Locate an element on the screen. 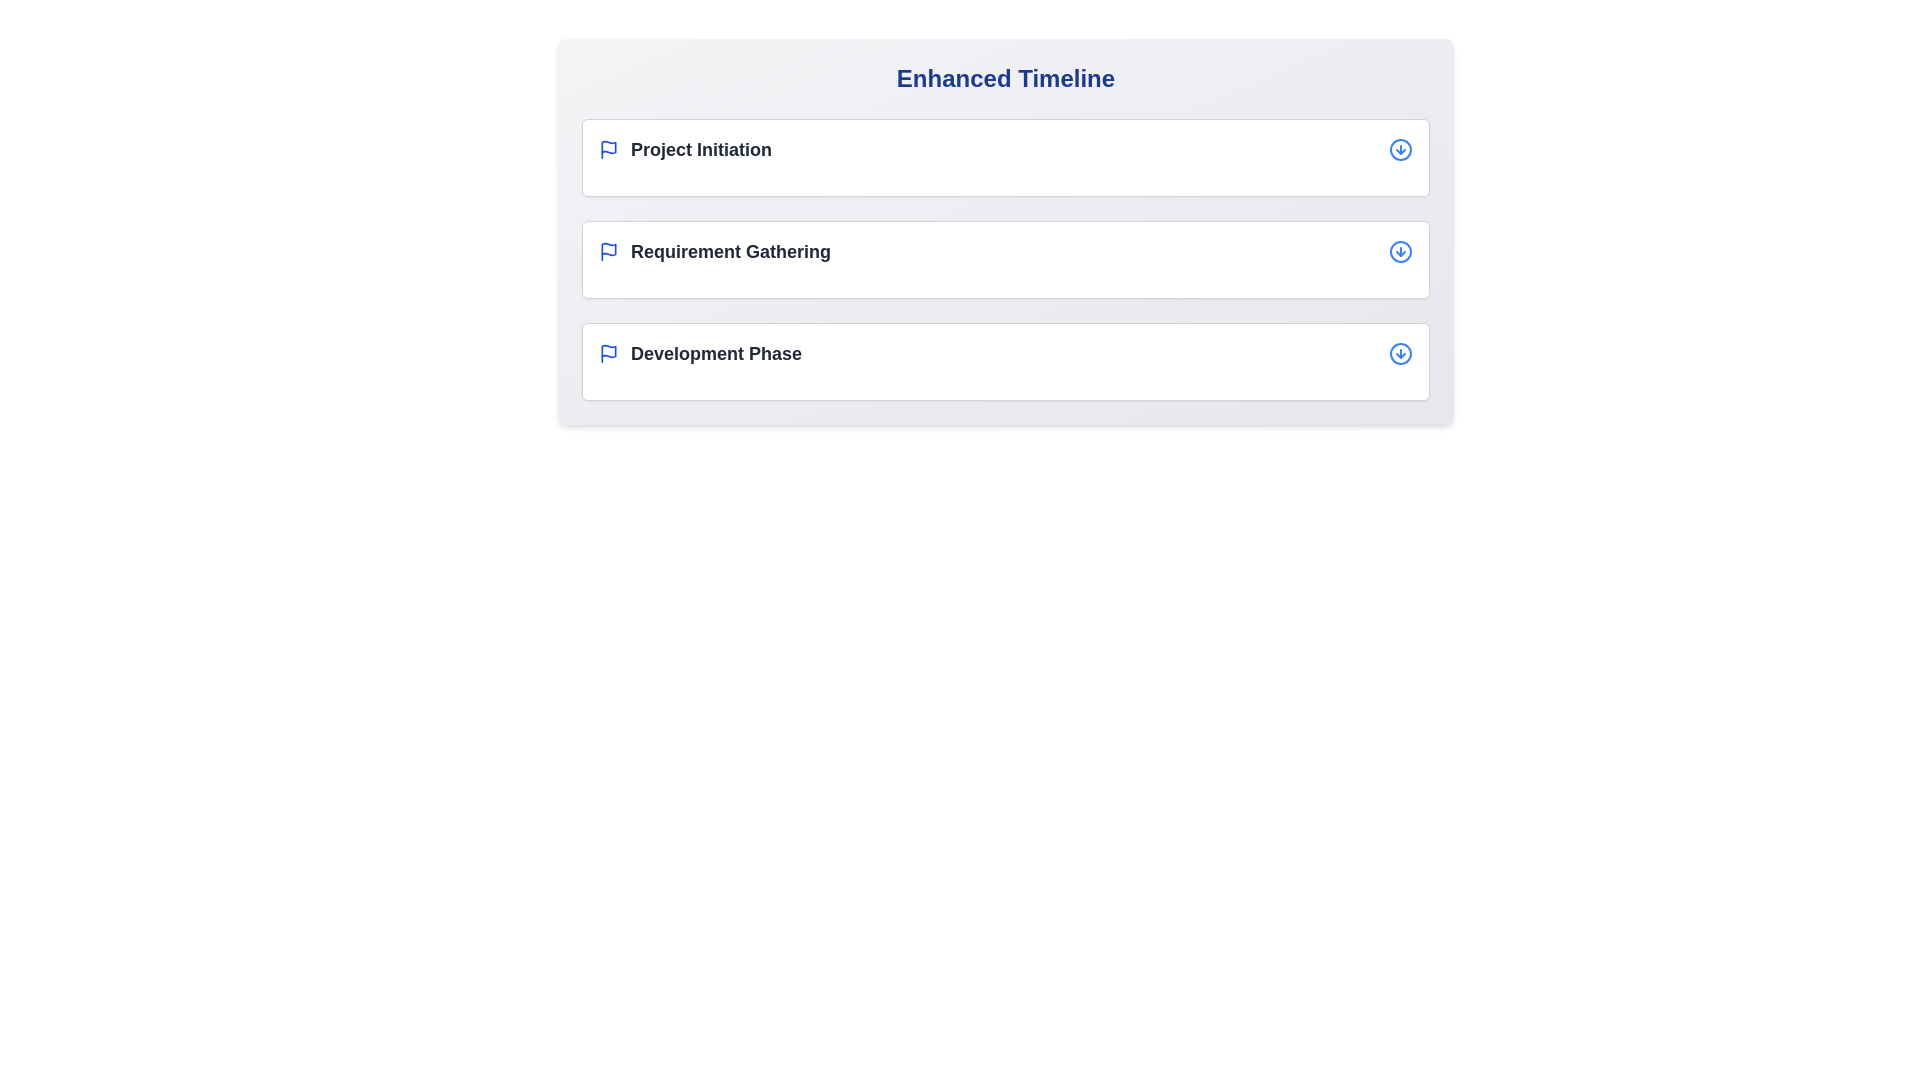 This screenshot has height=1080, width=1920. the label representing the title or description for the first phase in the vertical timeline interface, which is aligned with a blue flag icon to its left is located at coordinates (701, 149).